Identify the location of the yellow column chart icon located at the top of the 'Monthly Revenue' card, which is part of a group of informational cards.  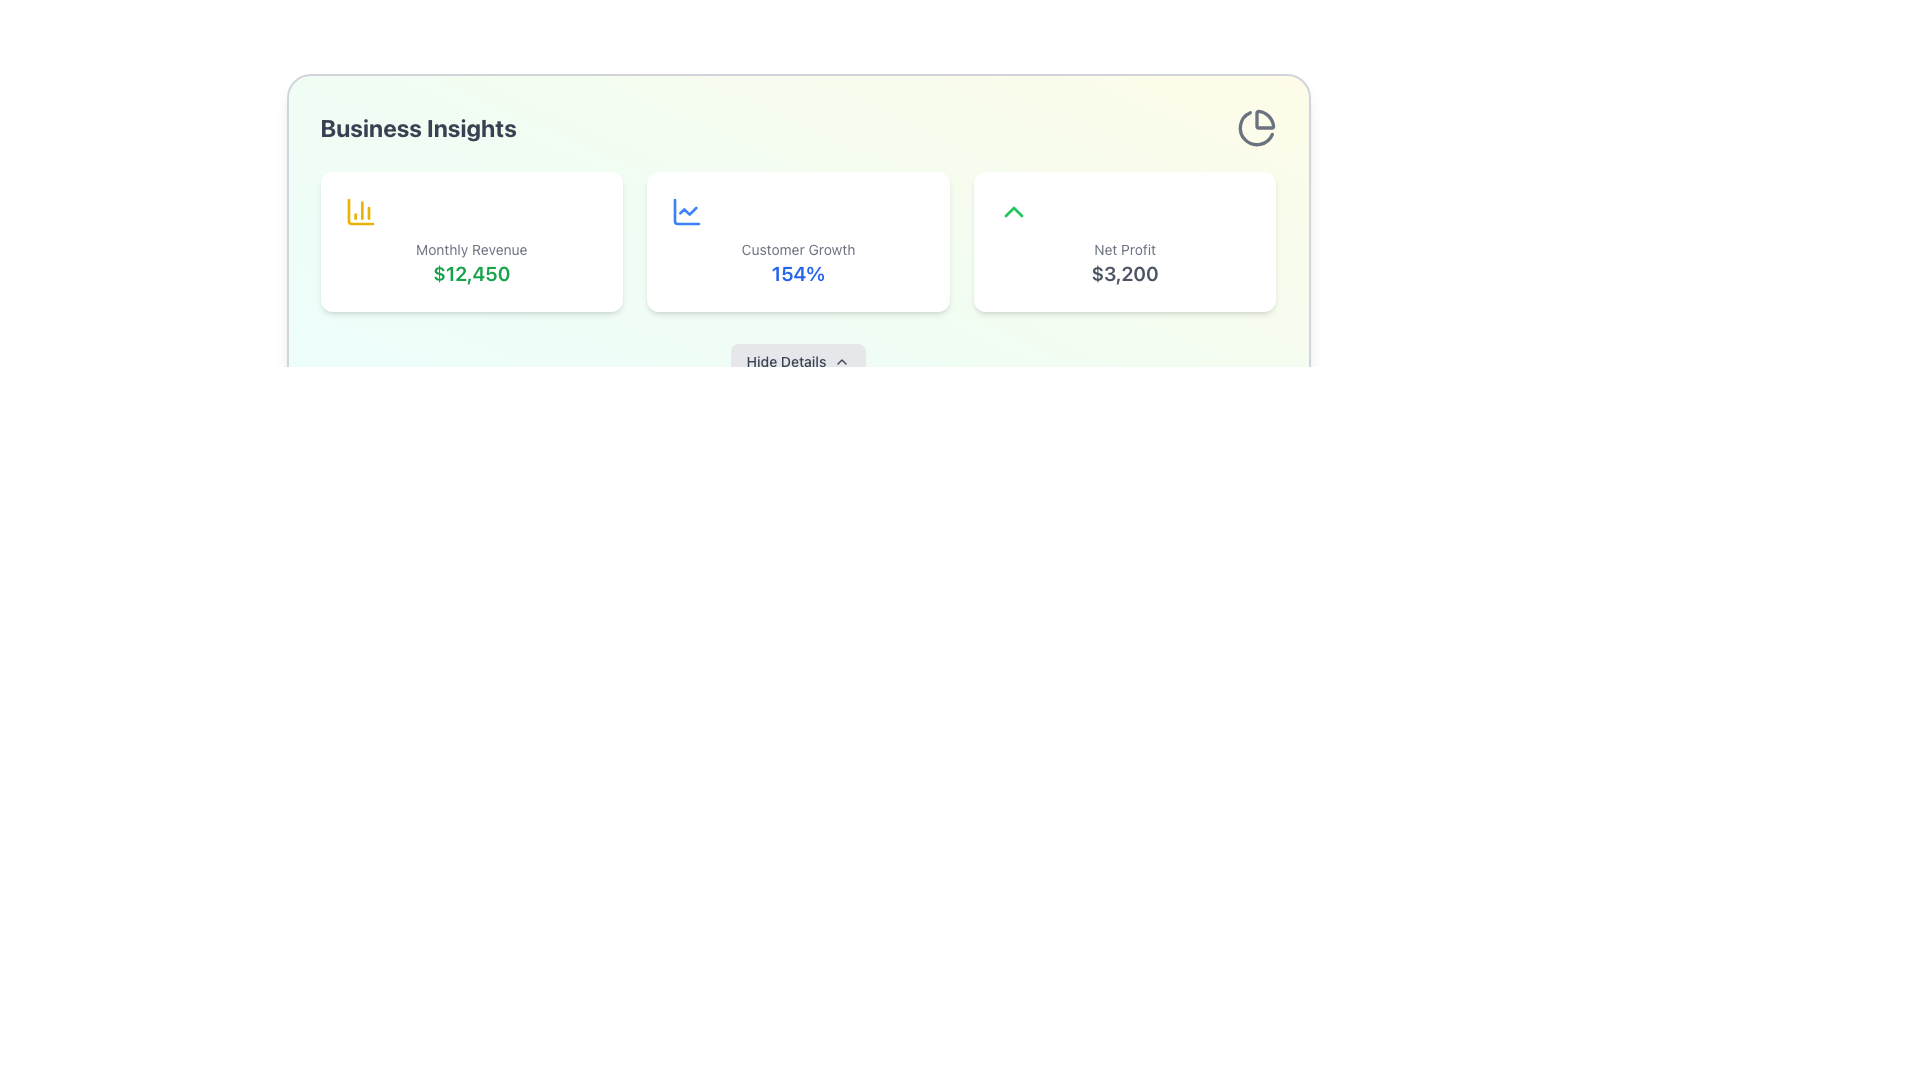
(360, 212).